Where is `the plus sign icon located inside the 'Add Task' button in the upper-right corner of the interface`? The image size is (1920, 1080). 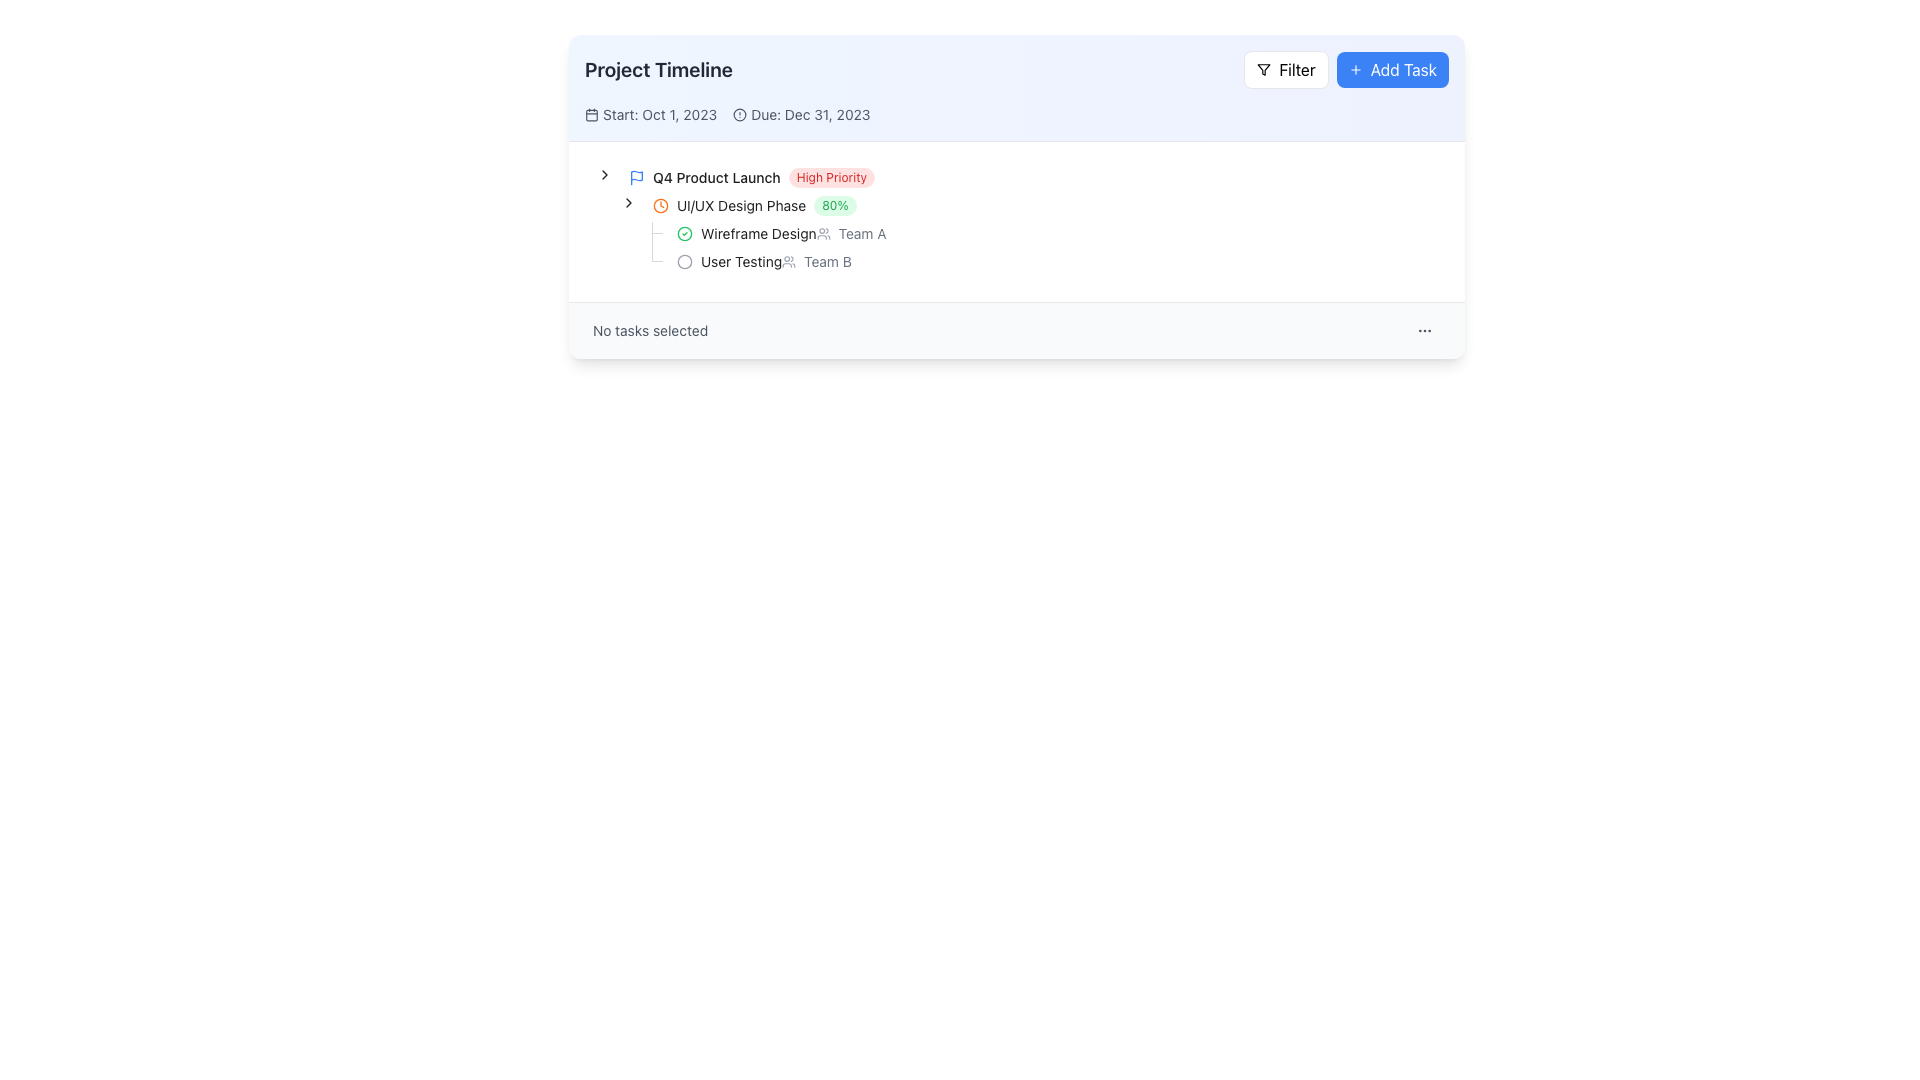
the plus sign icon located inside the 'Add Task' button in the upper-right corner of the interface is located at coordinates (1355, 68).